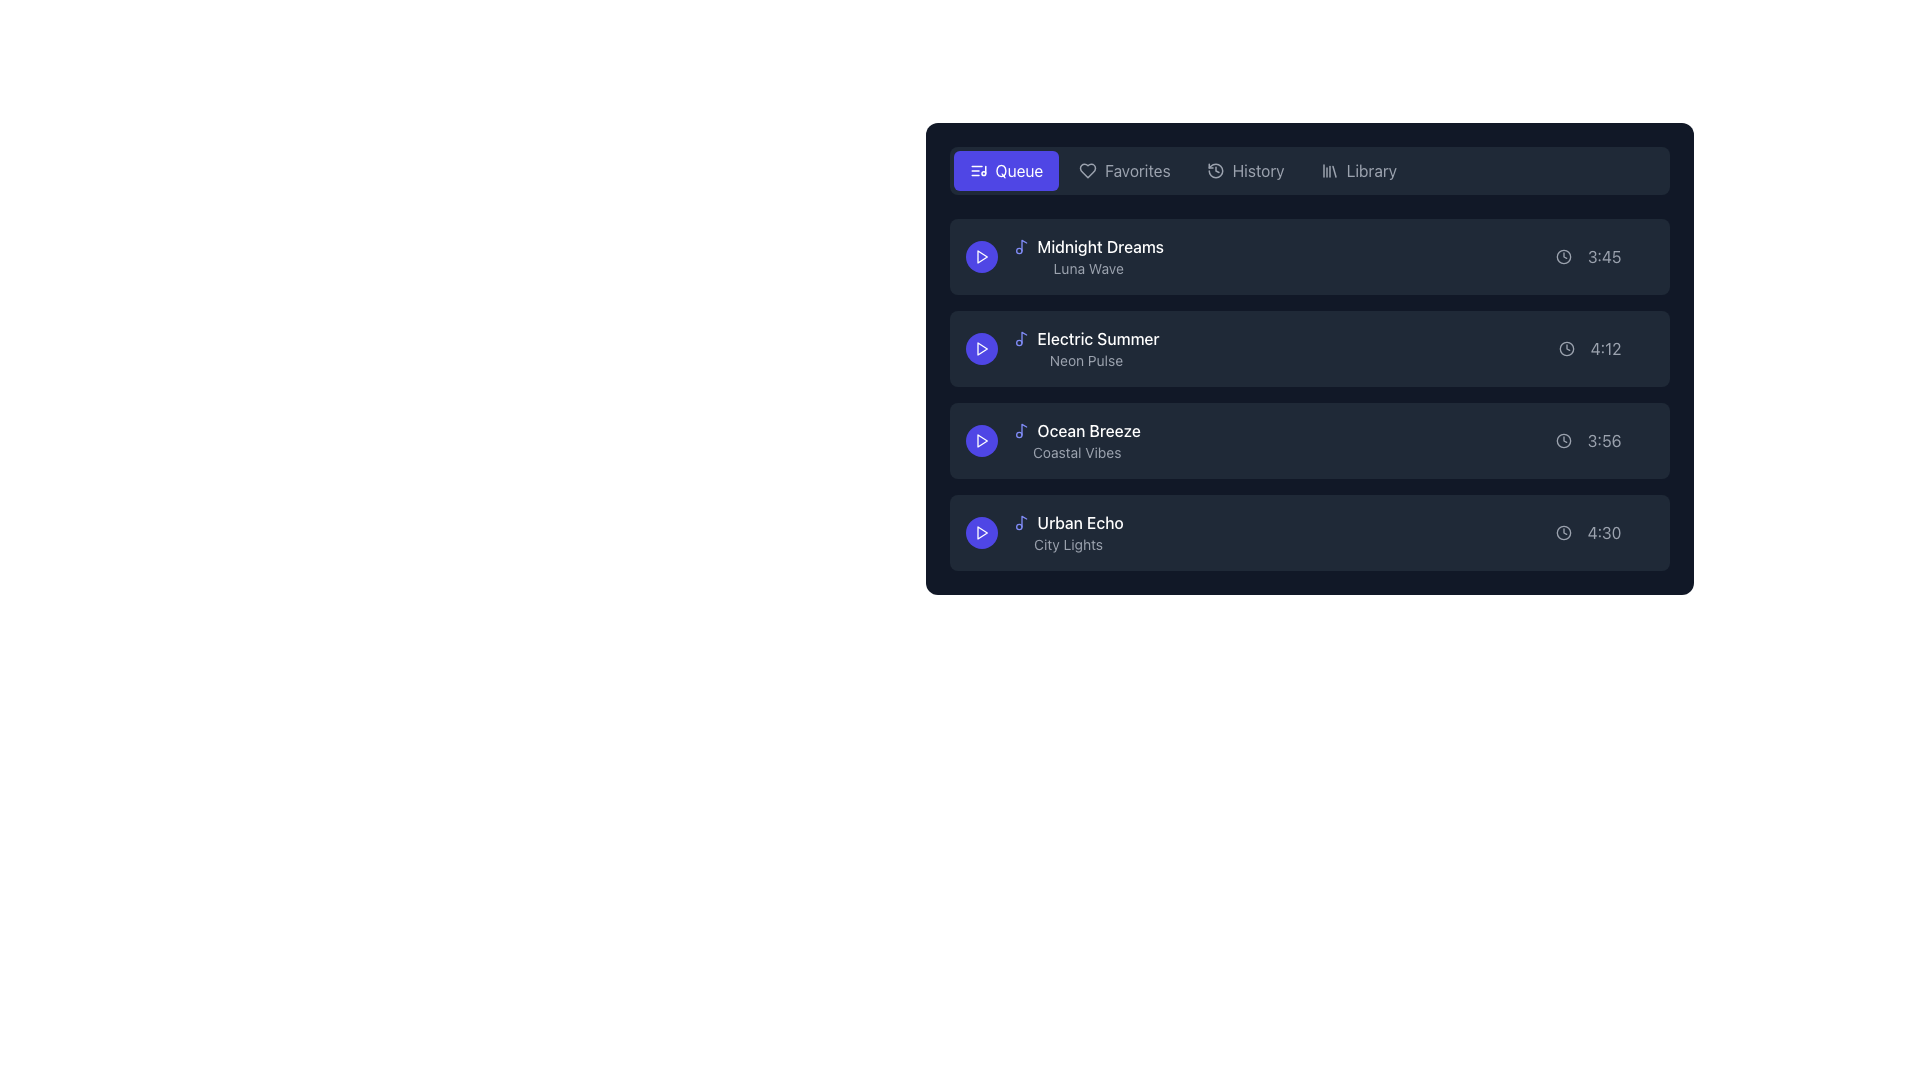  What do you see at coordinates (1023, 520) in the screenshot?
I see `the music note icon located in the last row entry of the song list, positioned to the left of the song title 'Urban Echo'` at bounding box center [1023, 520].